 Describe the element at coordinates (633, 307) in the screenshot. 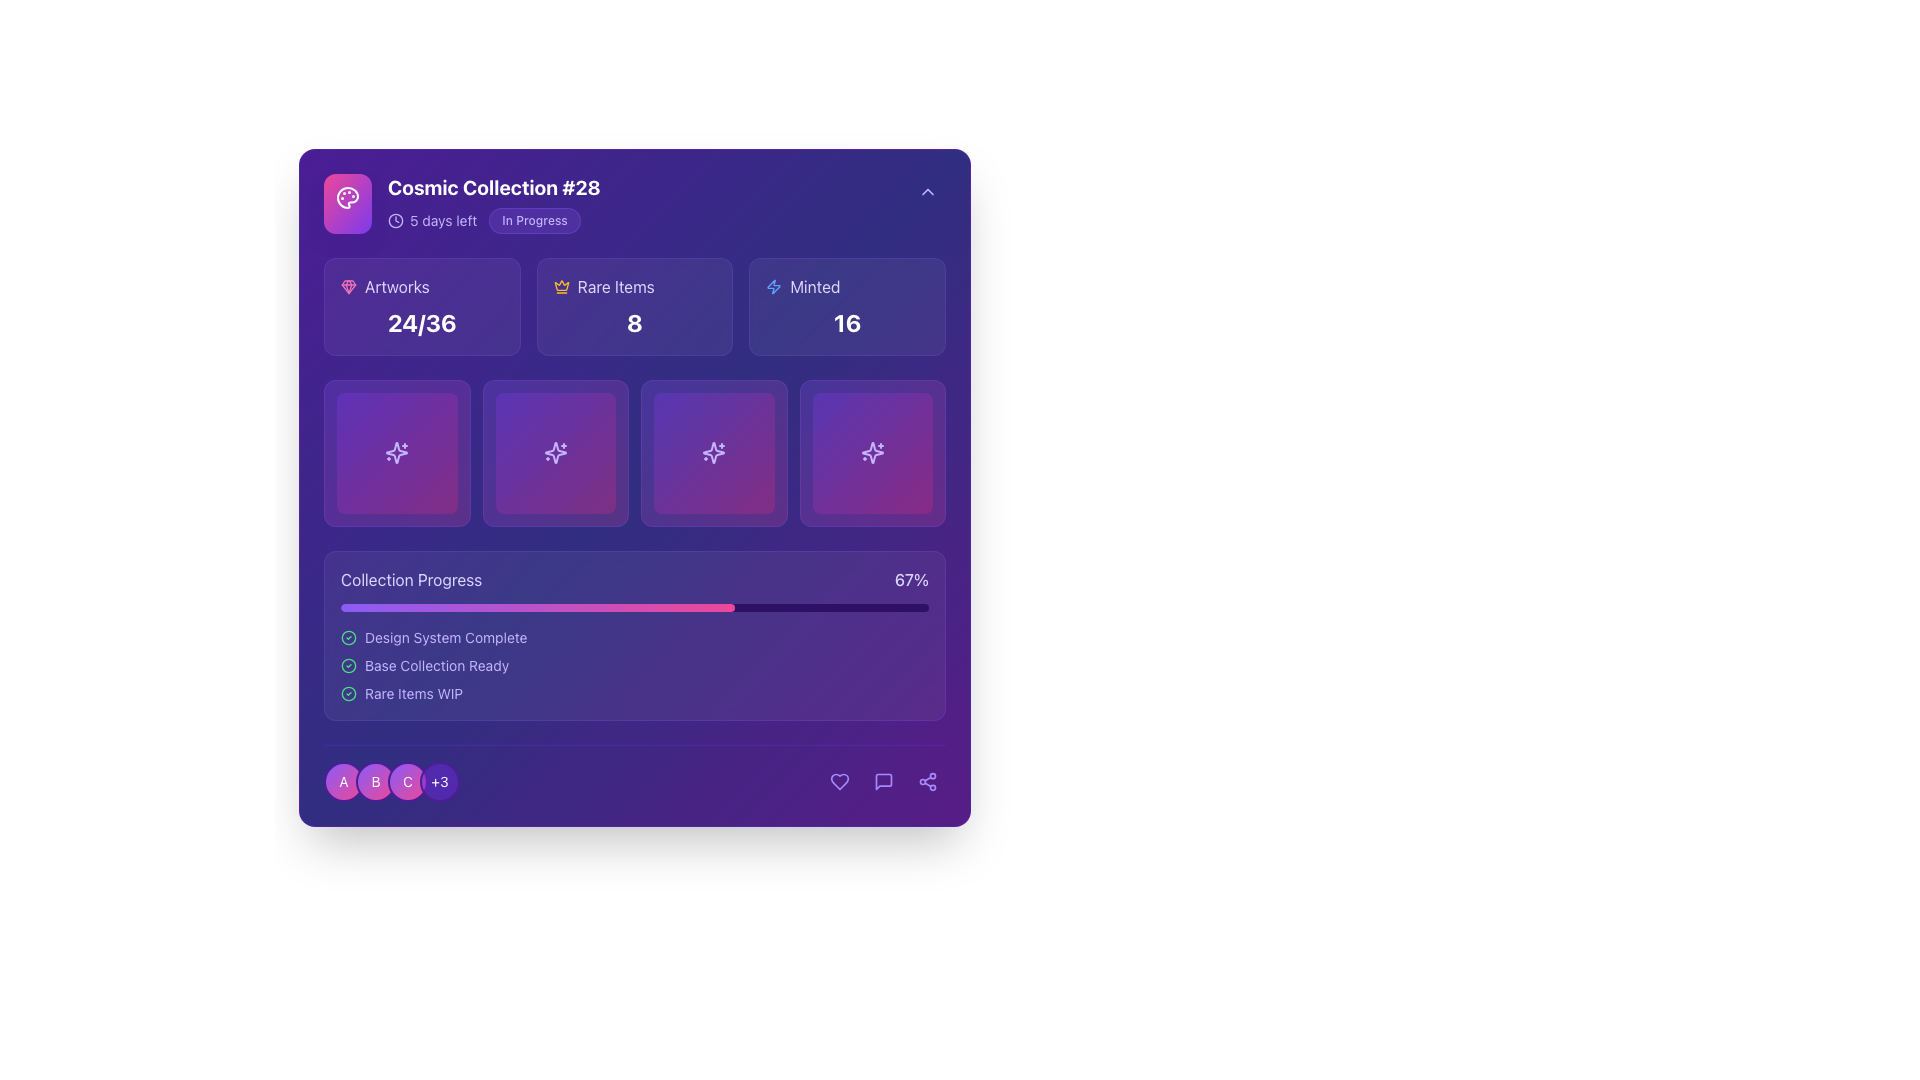

I see `the Information Card displaying 'Rare Items' with a crown icon, located in the center of the three horizontally aligned cards in the 'Collection Progress' section` at that location.